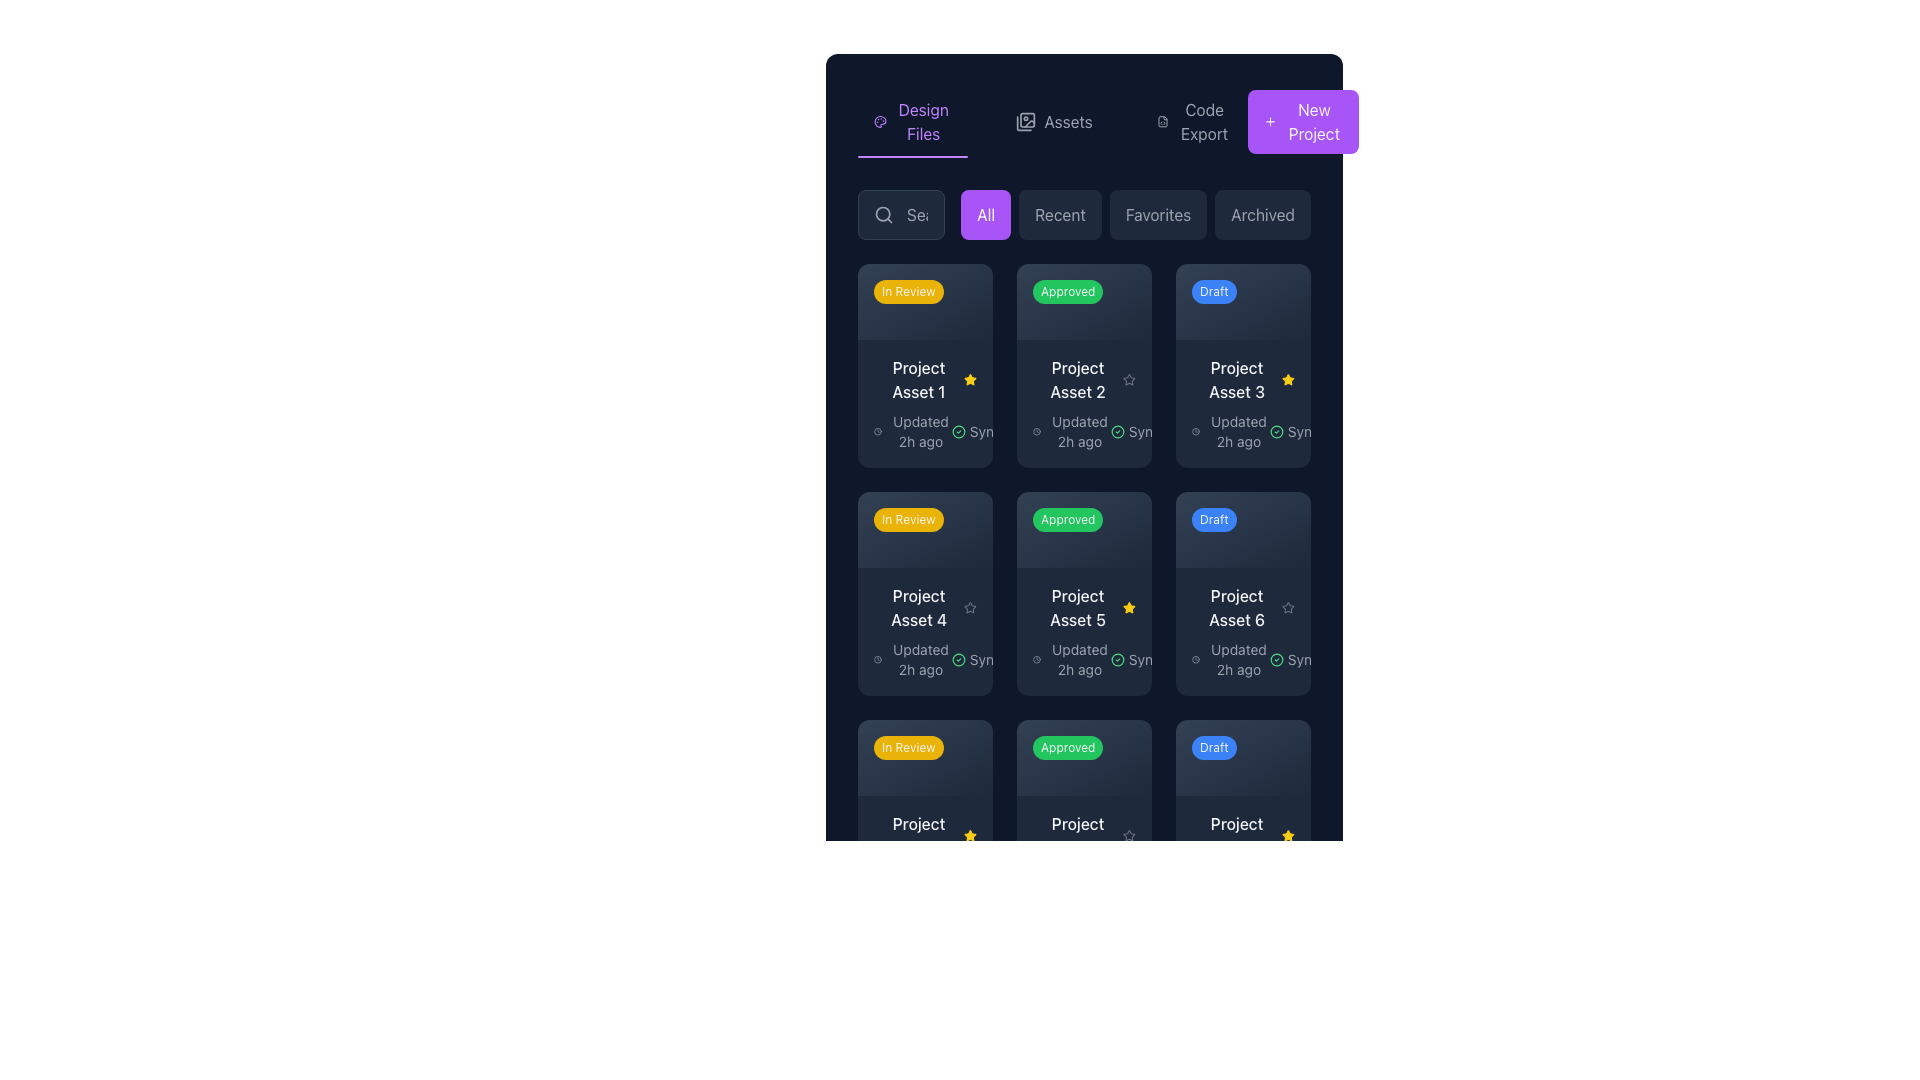  Describe the element at coordinates (1242, 659) in the screenshot. I see `the informational text displaying 'Updated 2h ago Synced' with icons in the 'Project Asset 6' card located in the bottom right corner of the card` at that location.